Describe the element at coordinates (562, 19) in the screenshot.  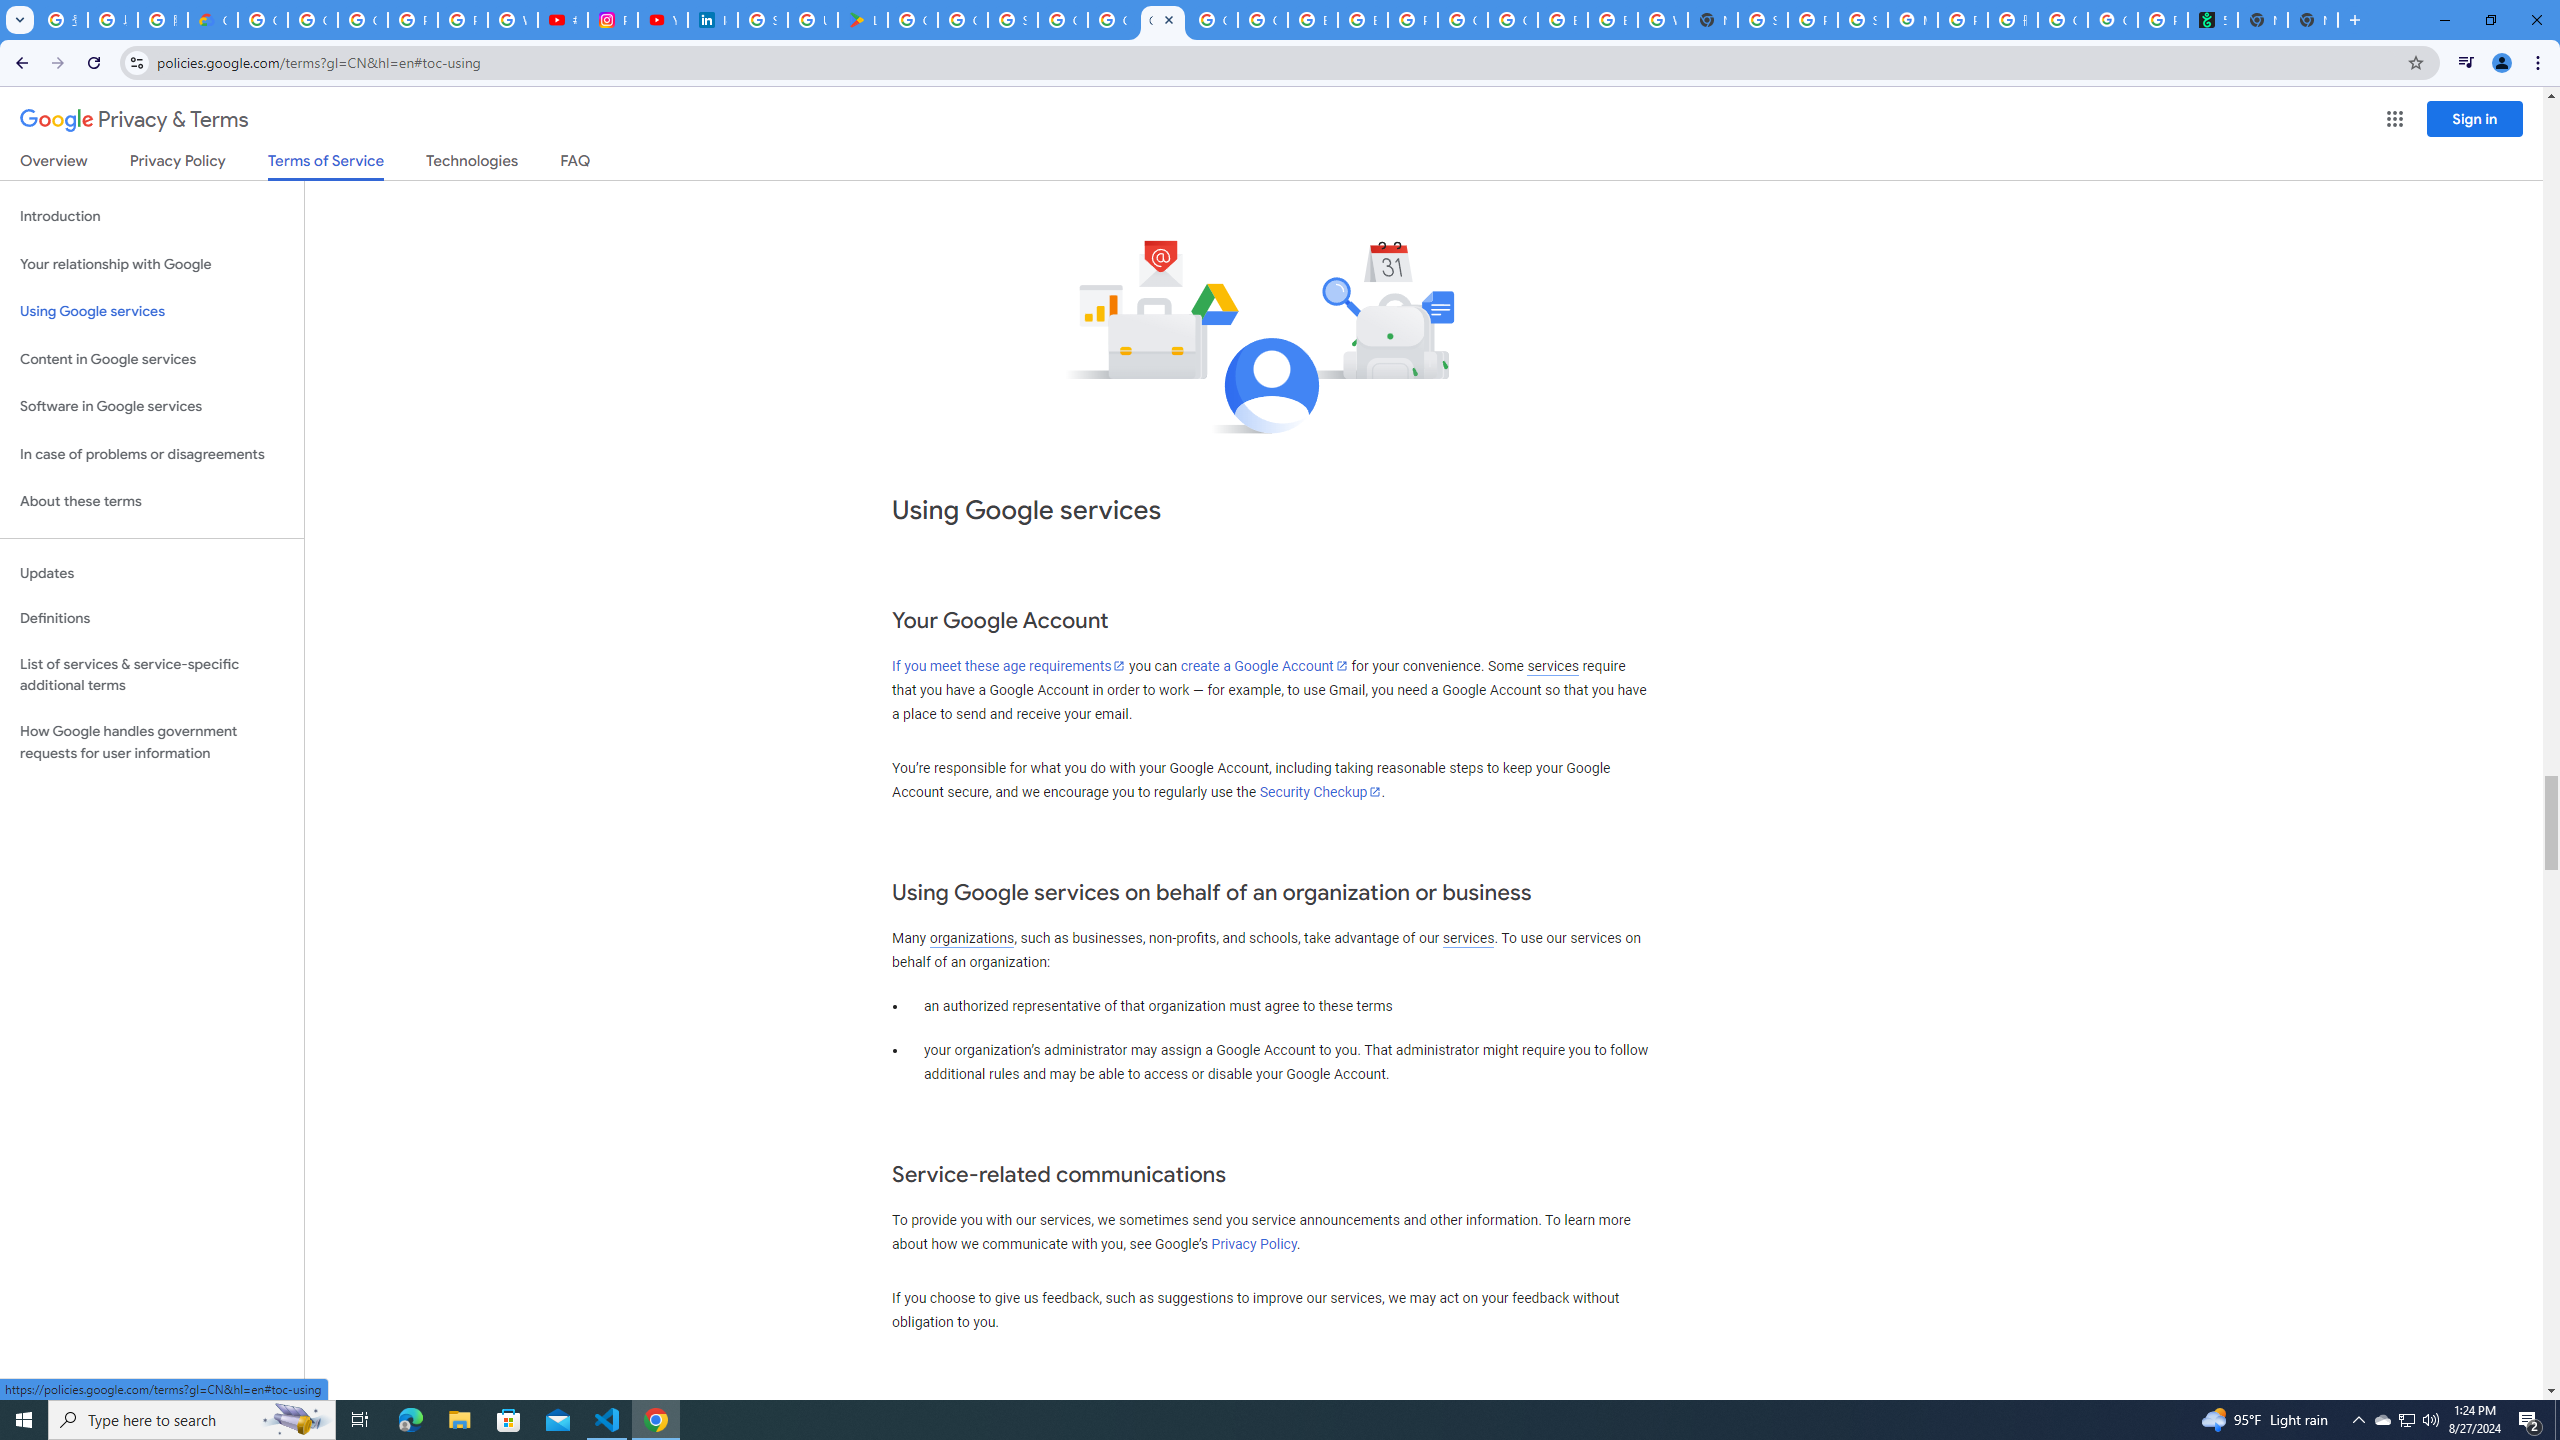
I see `'#nbabasketballhighlights - YouTube'` at that location.